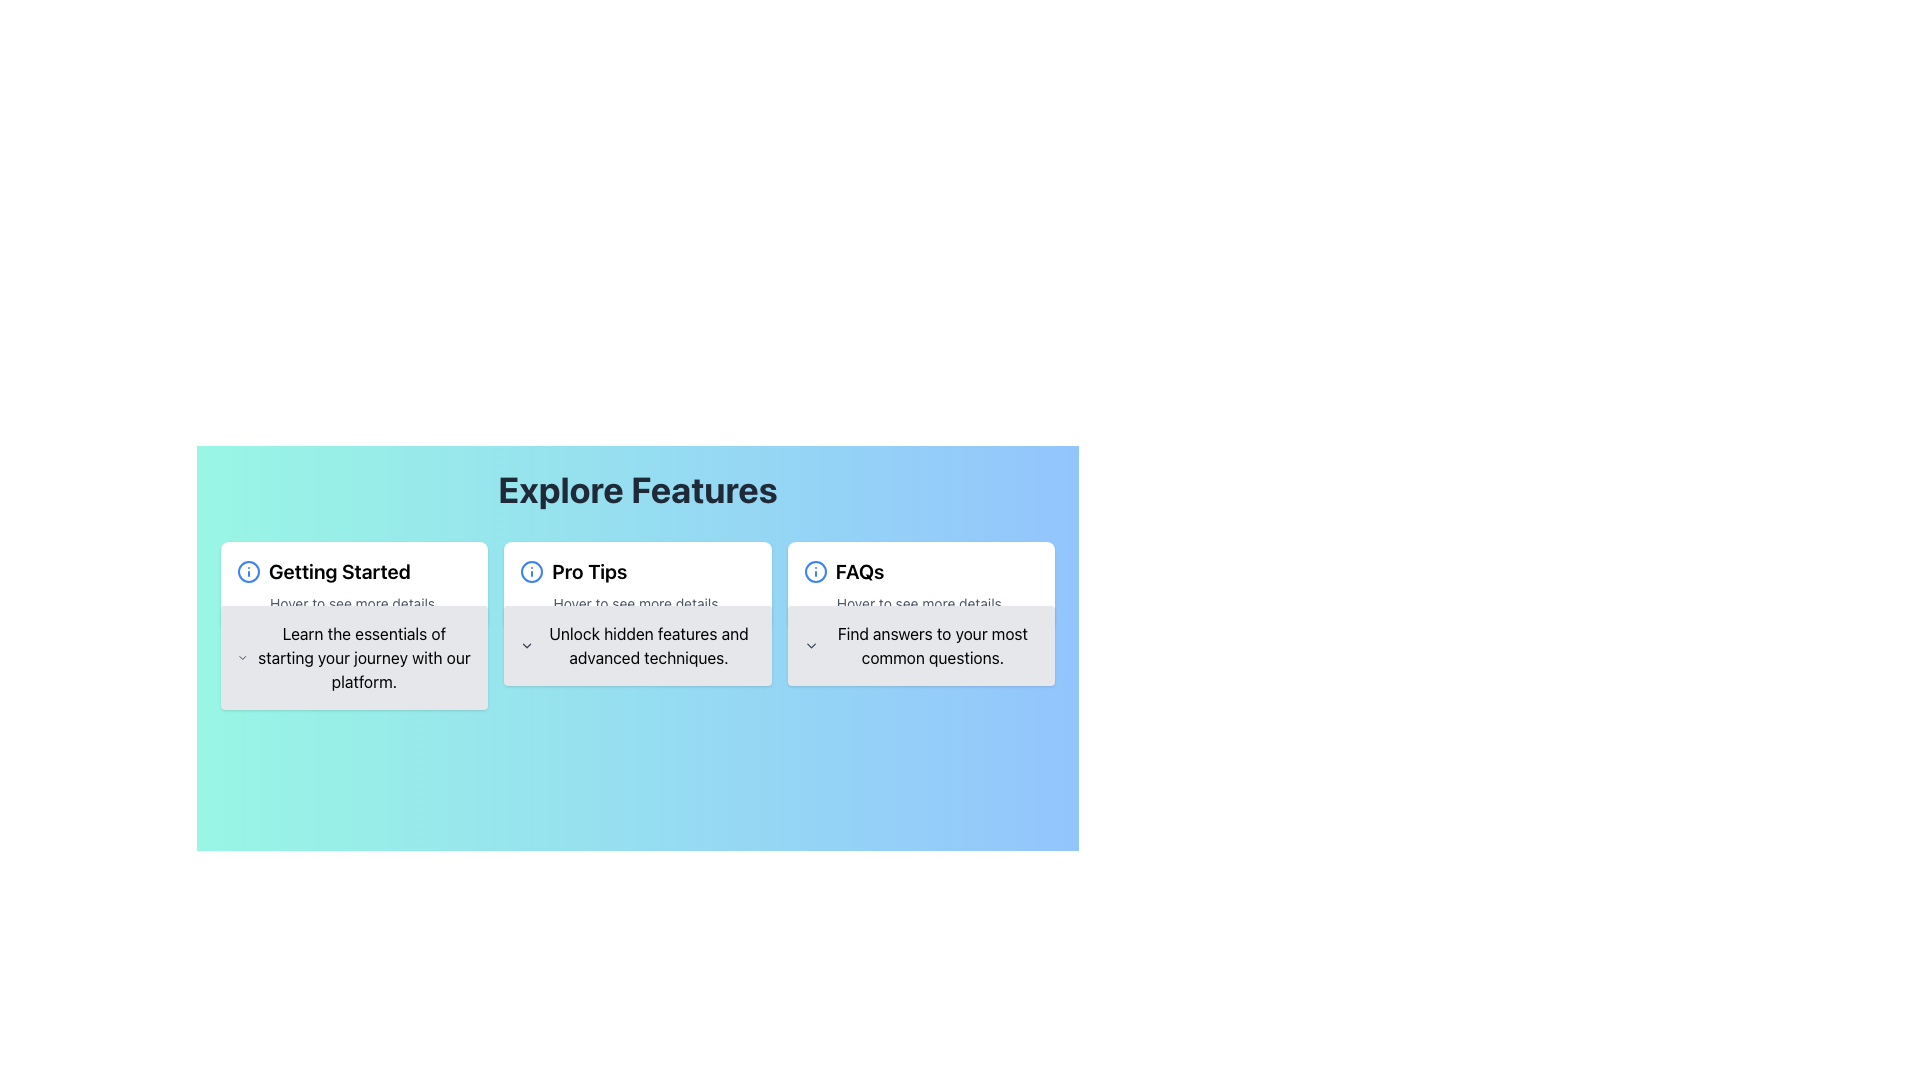 The width and height of the screenshot is (1920, 1080). What do you see at coordinates (920, 585) in the screenshot?
I see `the third card in the grid layout, which provides access to frequently asked questions` at bounding box center [920, 585].